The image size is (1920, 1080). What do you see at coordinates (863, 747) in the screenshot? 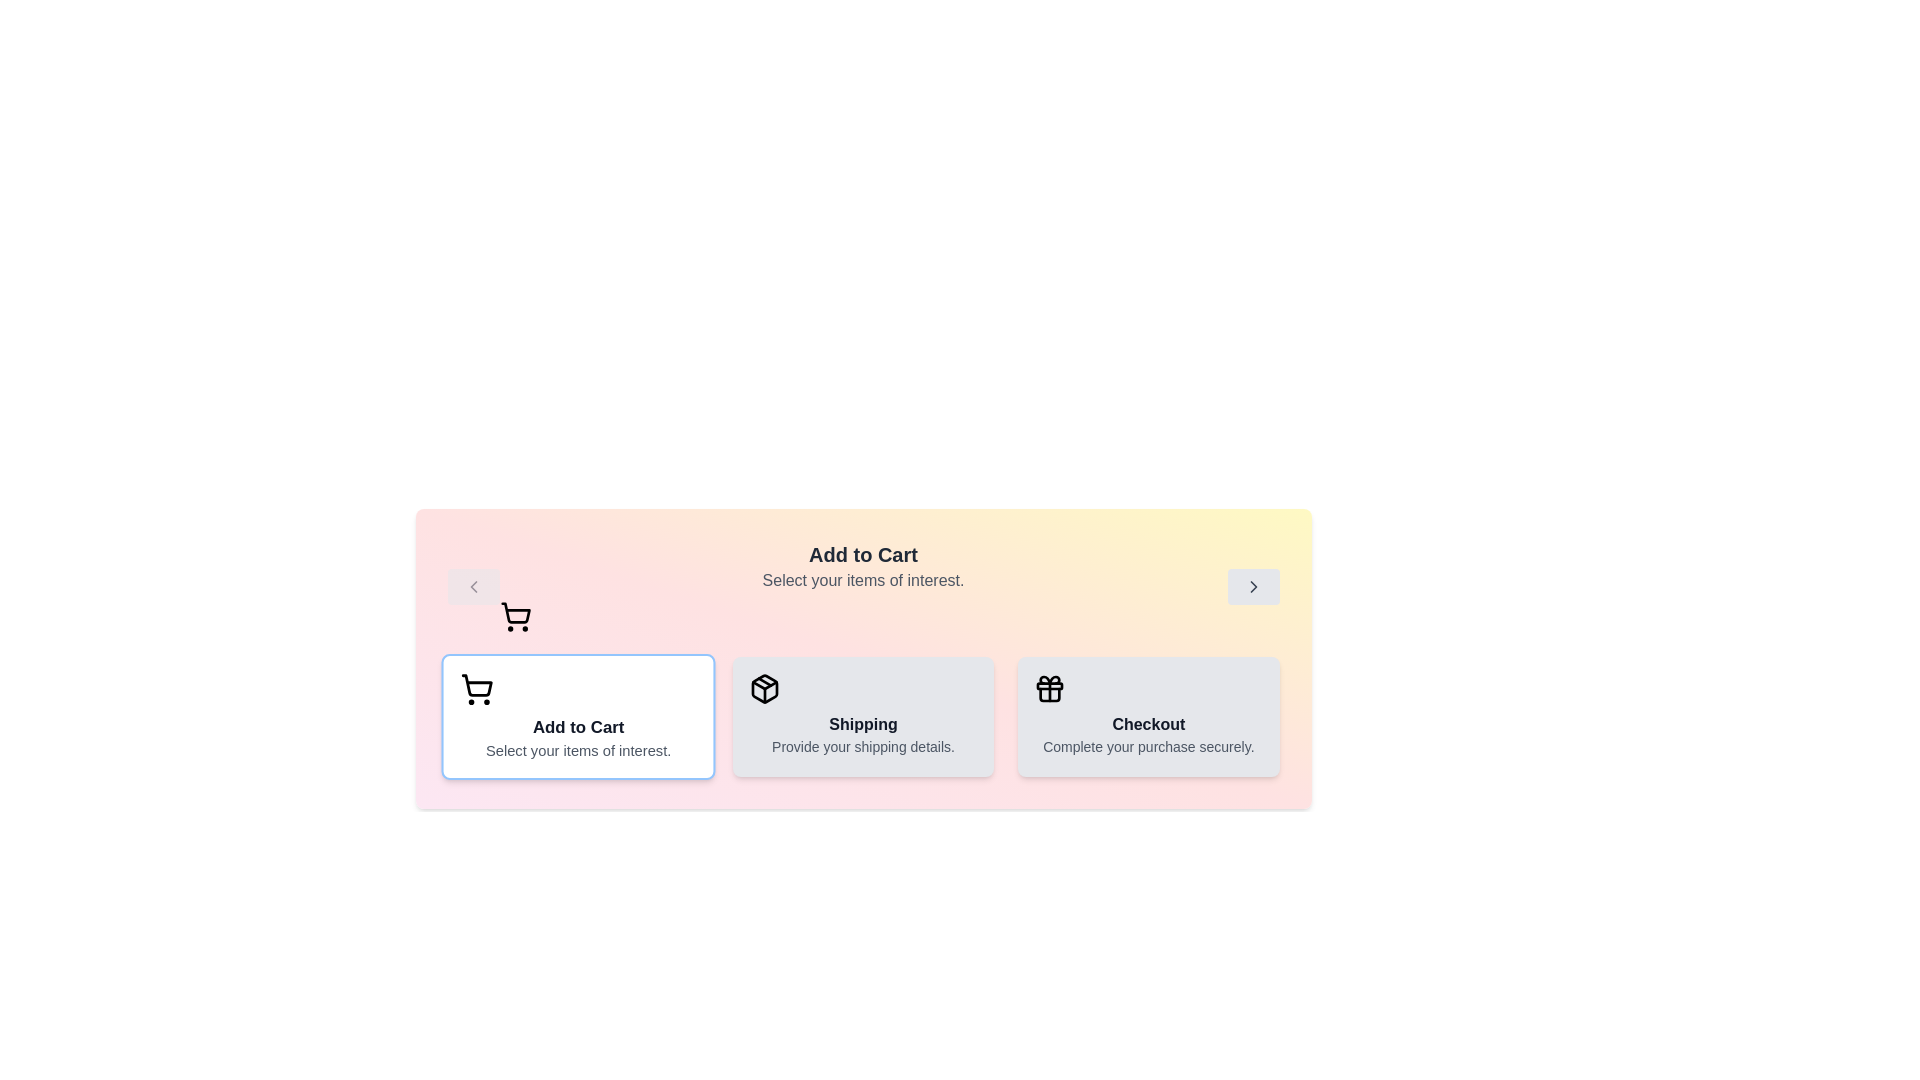
I see `the descriptive instruction text located in the 'Shipping' section, which is the final textual component in the 'Shipping' card, positioned centrally below the title` at bounding box center [863, 747].